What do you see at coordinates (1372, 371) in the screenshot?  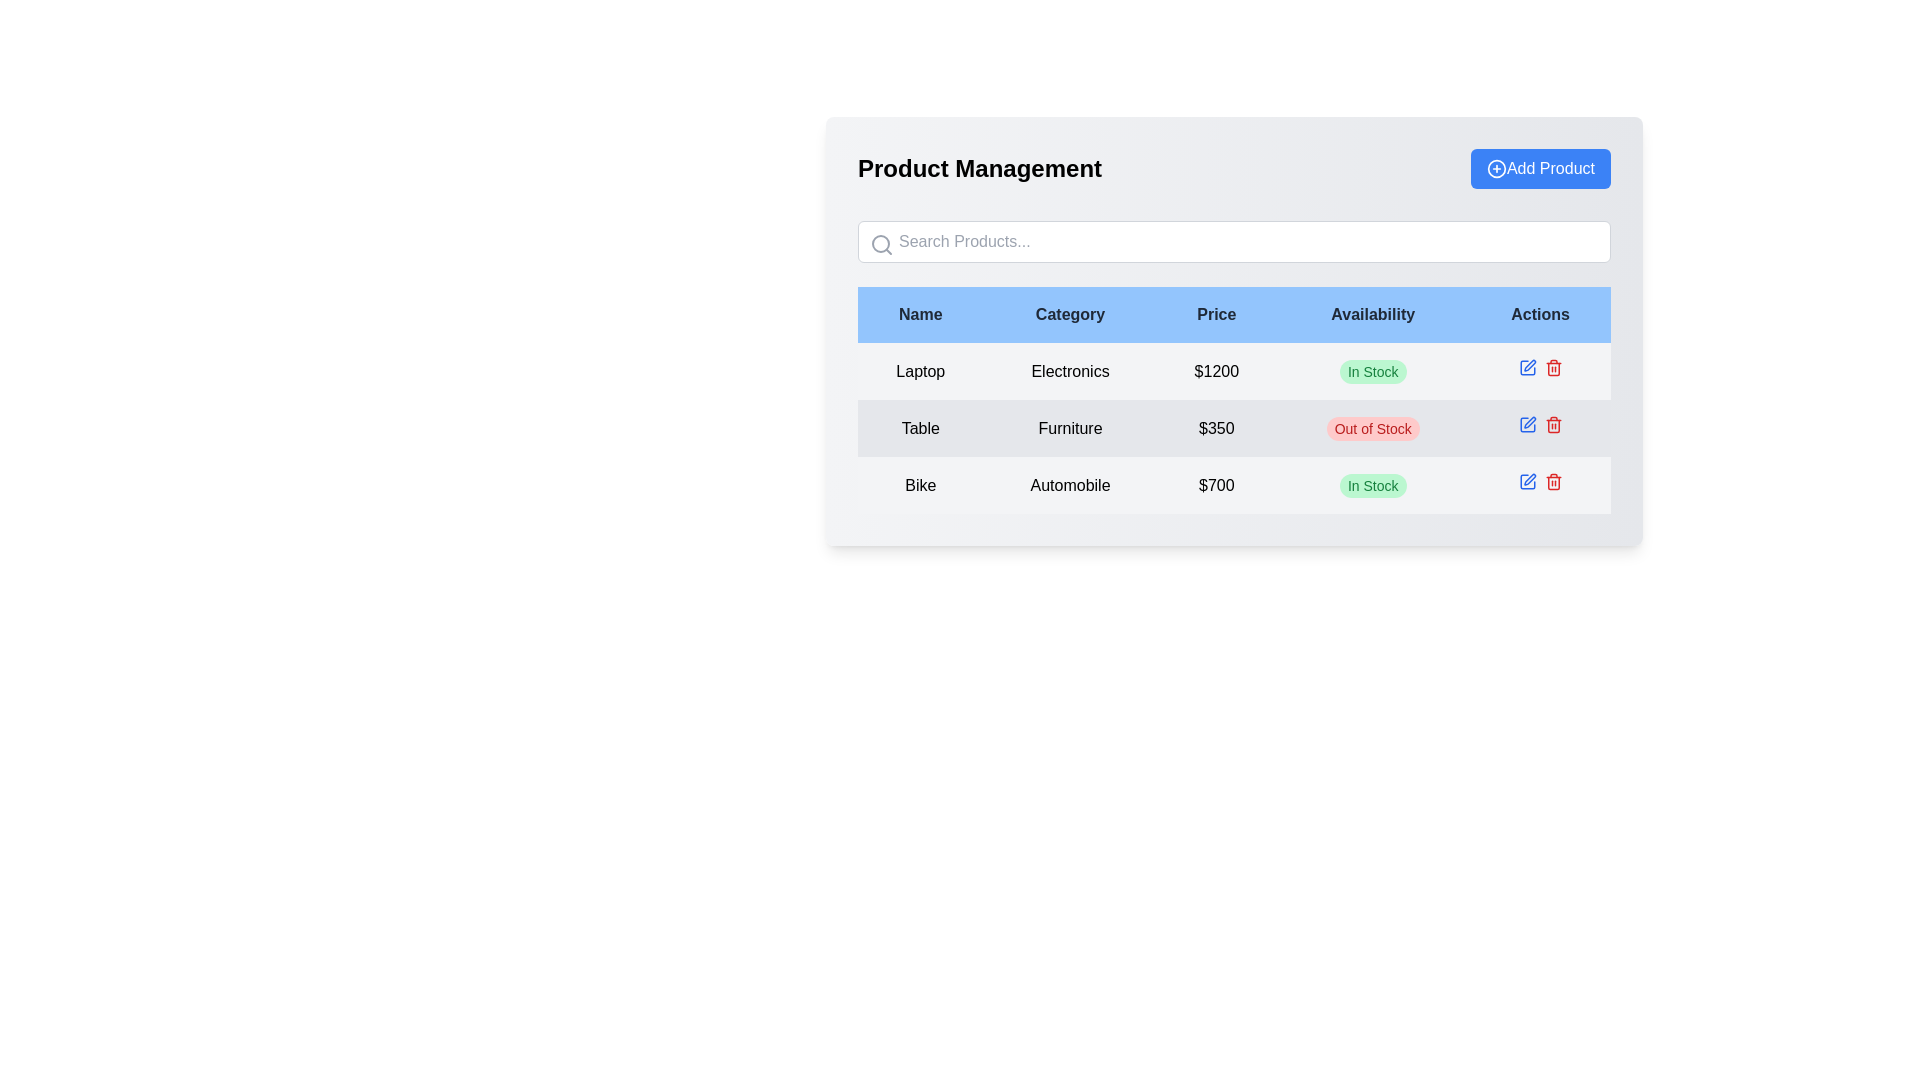 I see `the green label stating 'In Stock' in the 'Availability' column of the table for the 'Laptop' row` at bounding box center [1372, 371].